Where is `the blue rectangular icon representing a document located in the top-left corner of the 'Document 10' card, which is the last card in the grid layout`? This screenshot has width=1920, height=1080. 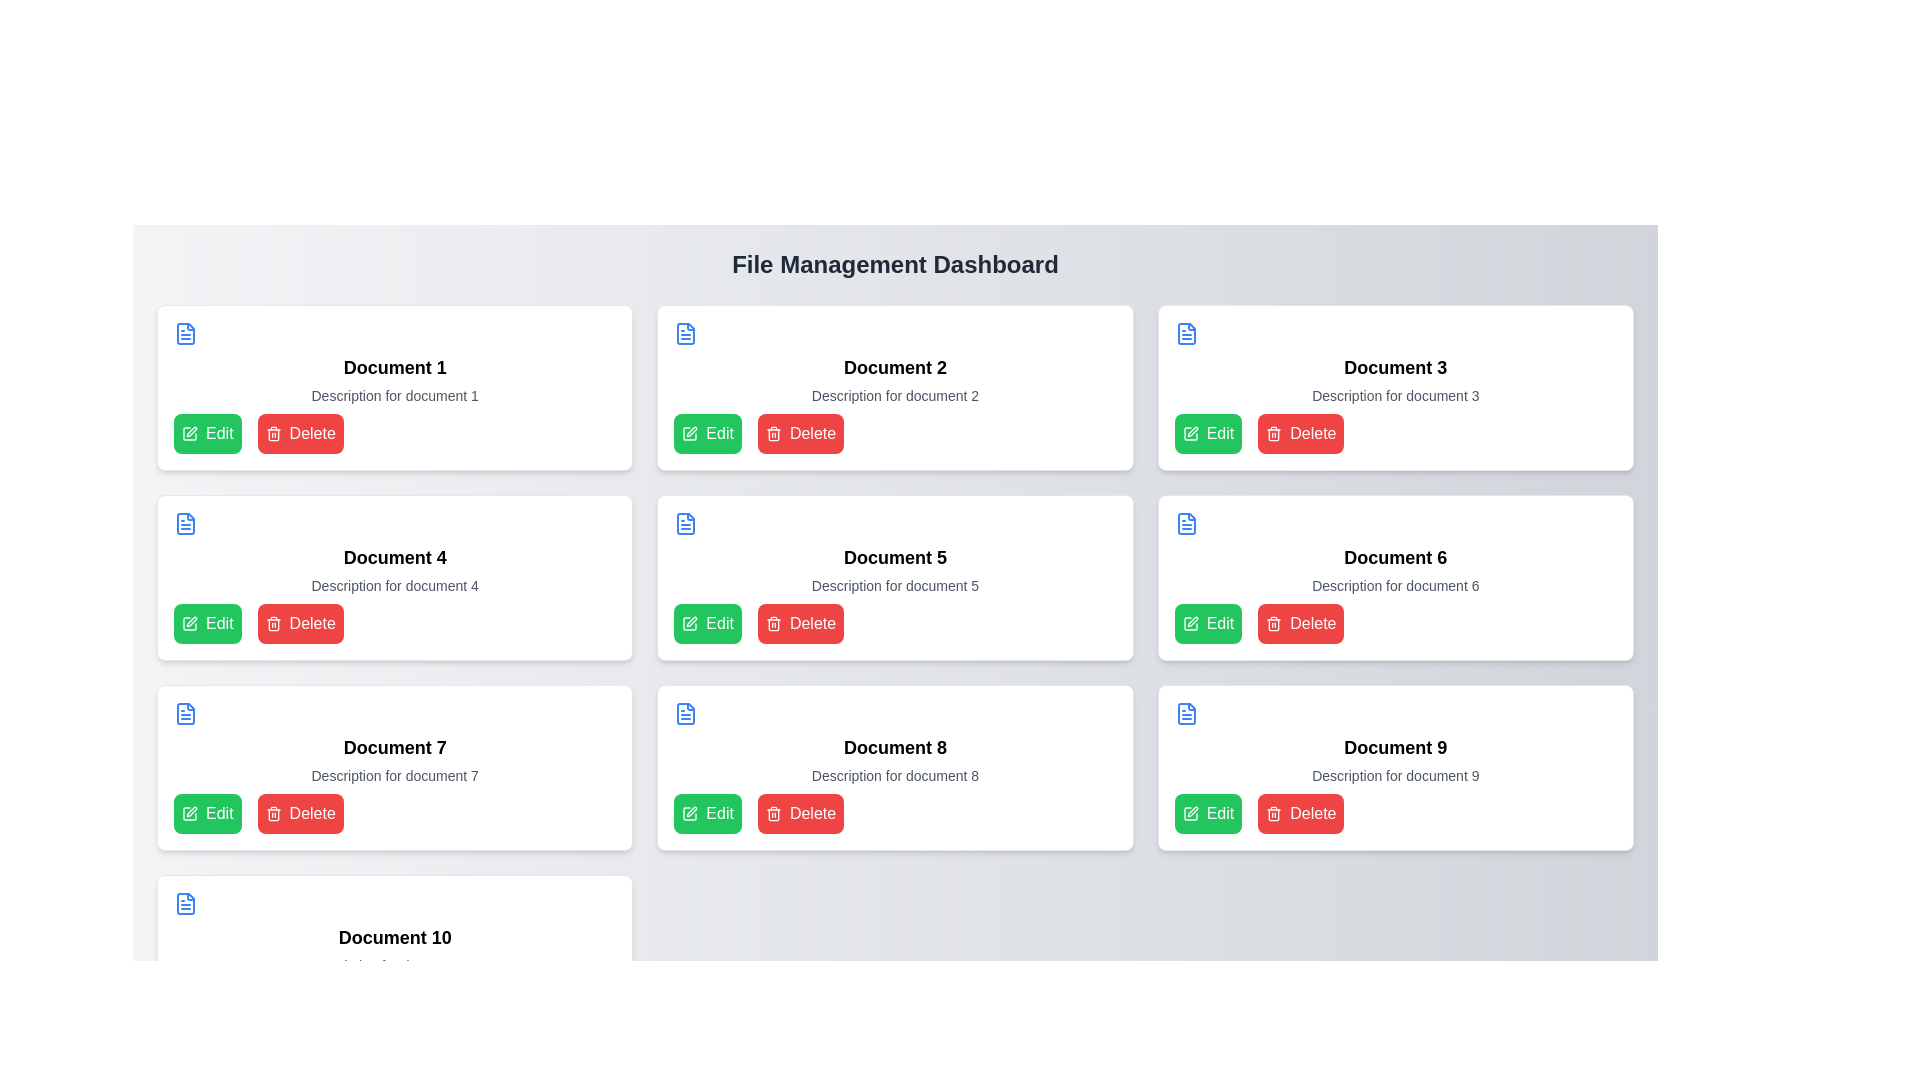 the blue rectangular icon representing a document located in the top-left corner of the 'Document 10' card, which is the last card in the grid layout is located at coordinates (186, 903).